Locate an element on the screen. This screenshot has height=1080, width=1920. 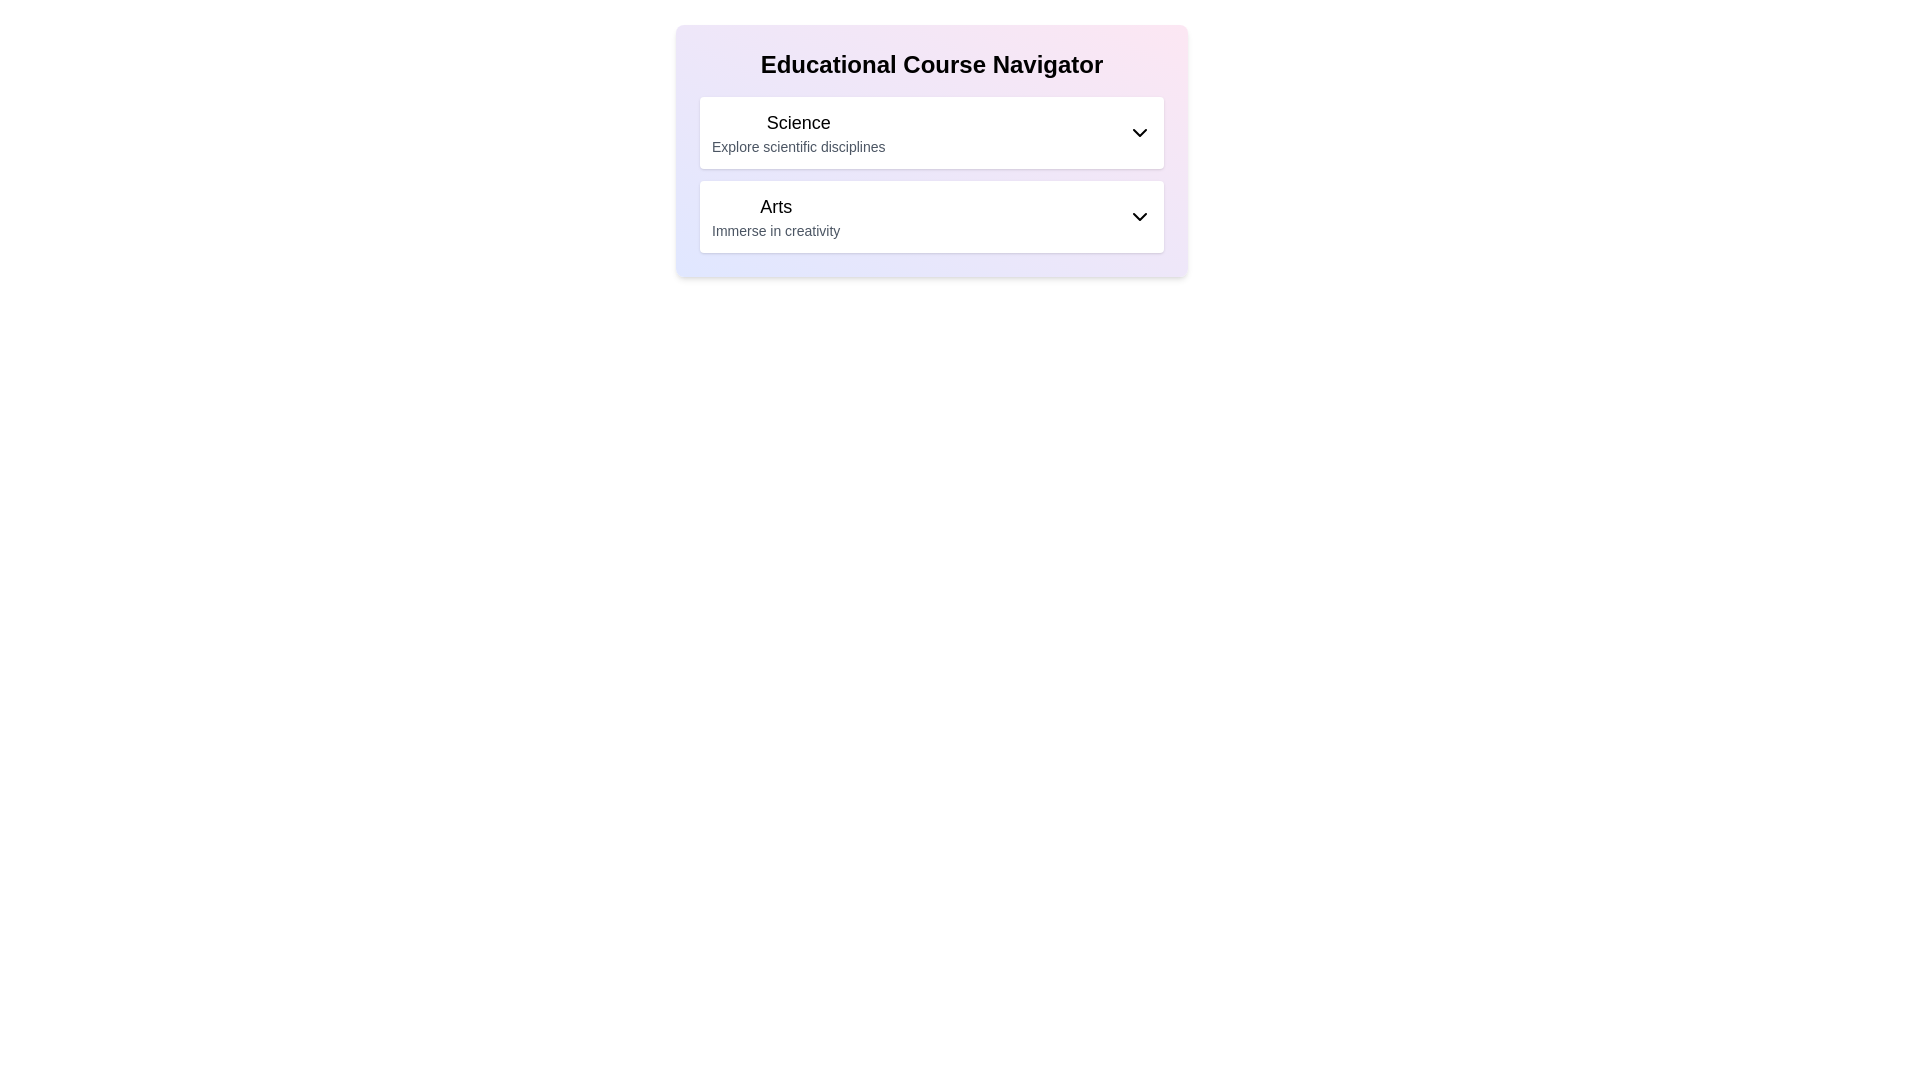
text of the descriptive label located directly below the 'Science' heading in the UI, which provides context about the contents of the 'Science' section is located at coordinates (797, 145).